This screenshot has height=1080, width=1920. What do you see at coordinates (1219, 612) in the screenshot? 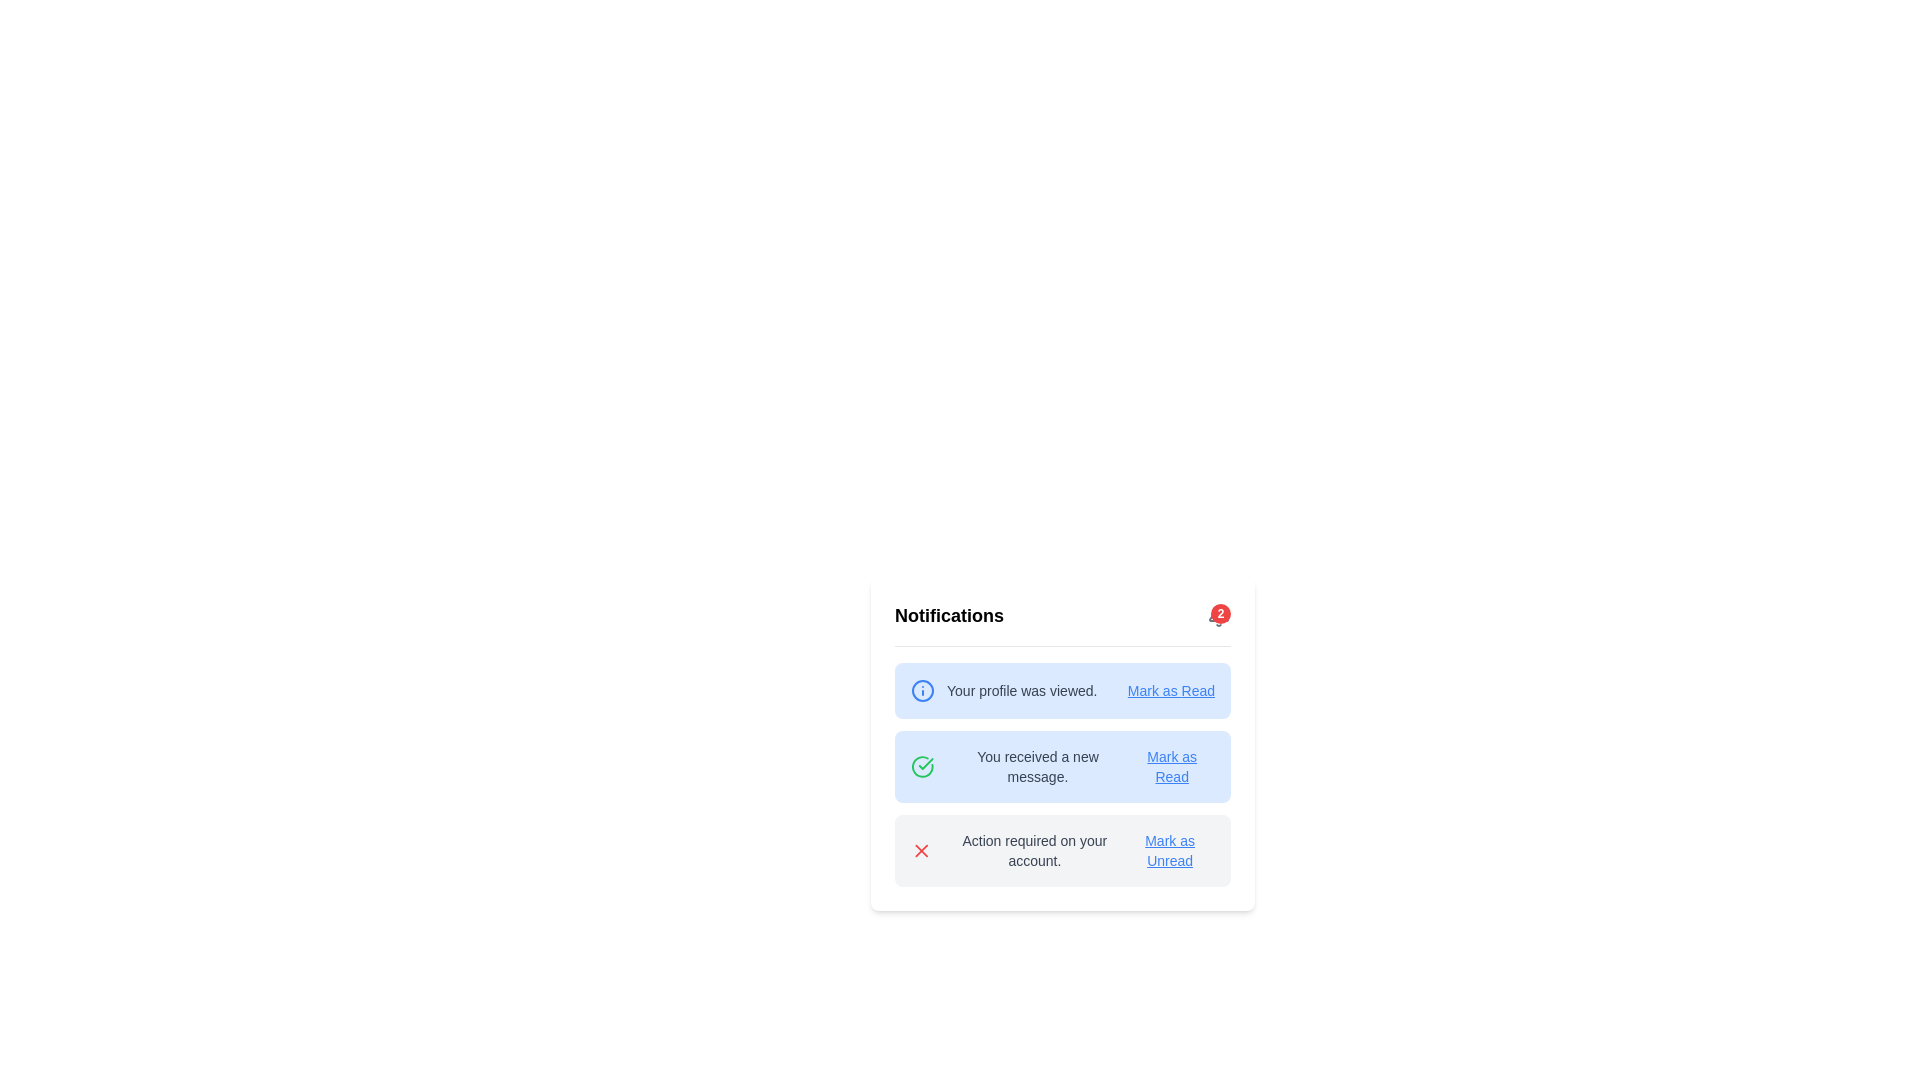
I see `the count displayed on the Counter badge located at the top-right corner of the notification icon in the notification panel` at bounding box center [1219, 612].